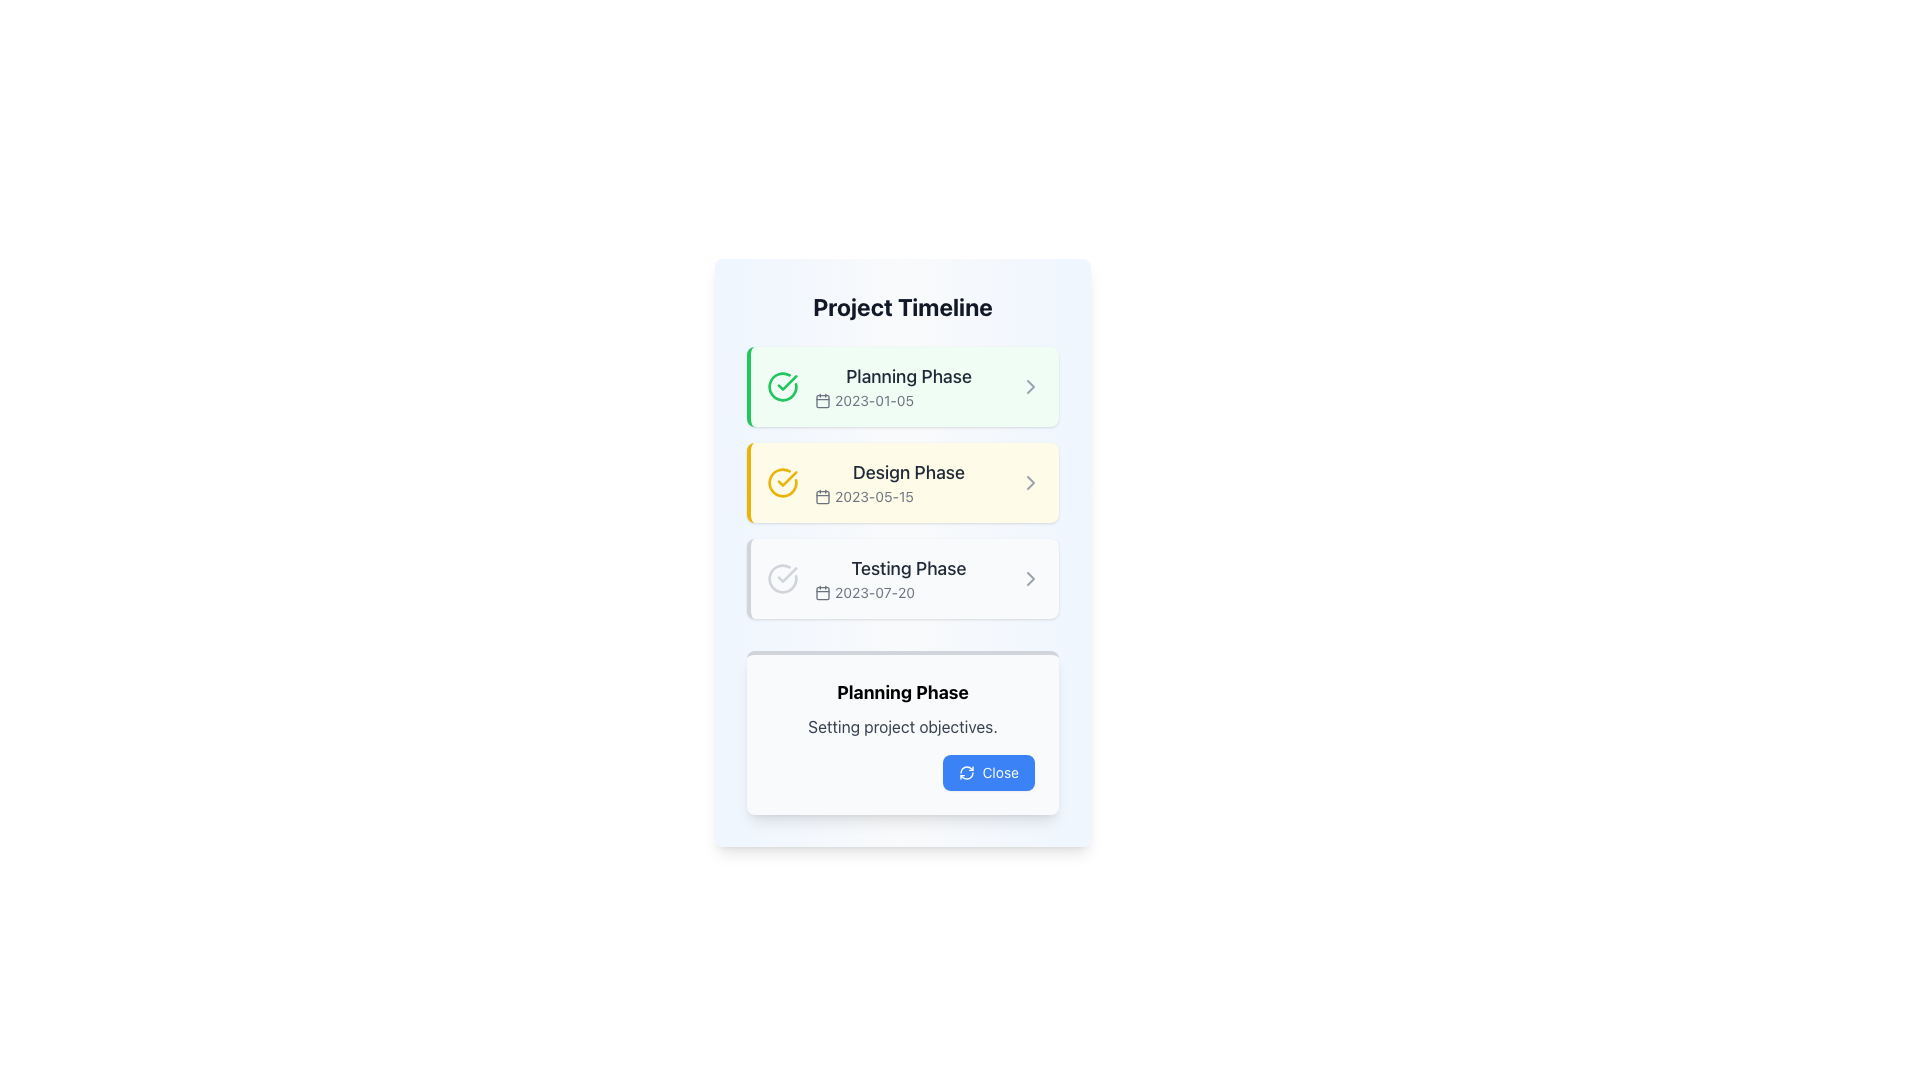 The height and width of the screenshot is (1080, 1920). I want to click on the date label '2023-07-20' with a calendar icon located in the 'Testing Phase' section of the timeline view, so click(907, 592).